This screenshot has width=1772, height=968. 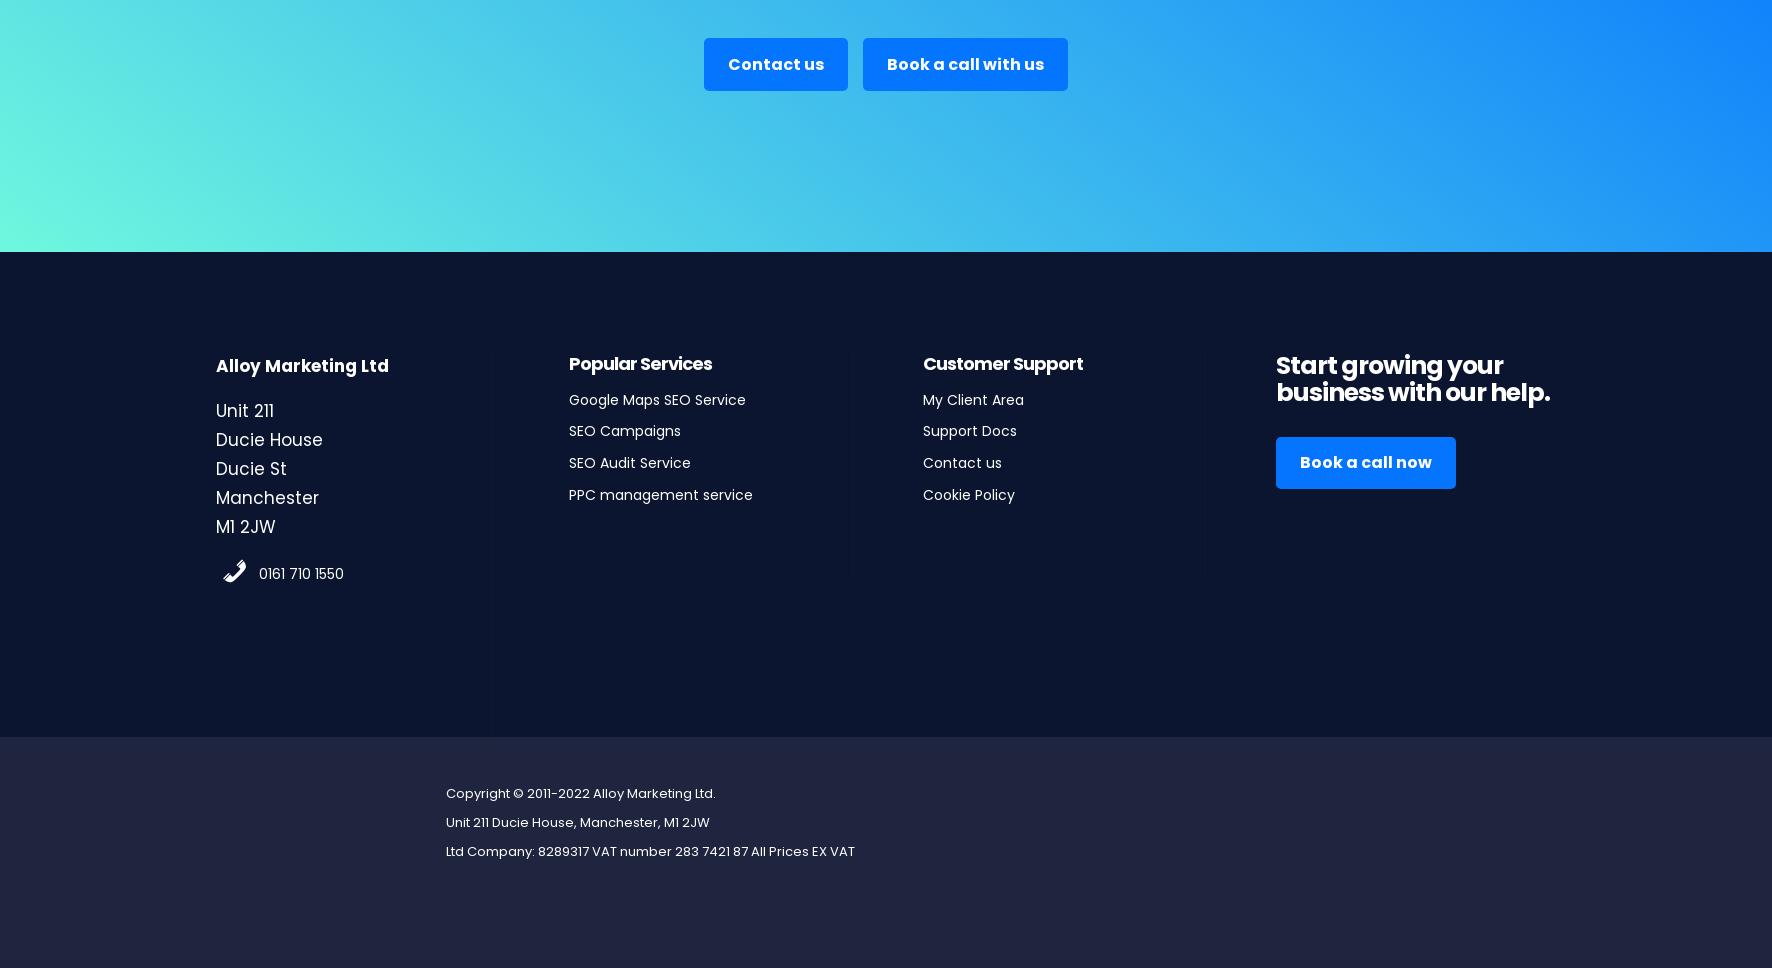 I want to click on 'Popular Services', so click(x=640, y=362).